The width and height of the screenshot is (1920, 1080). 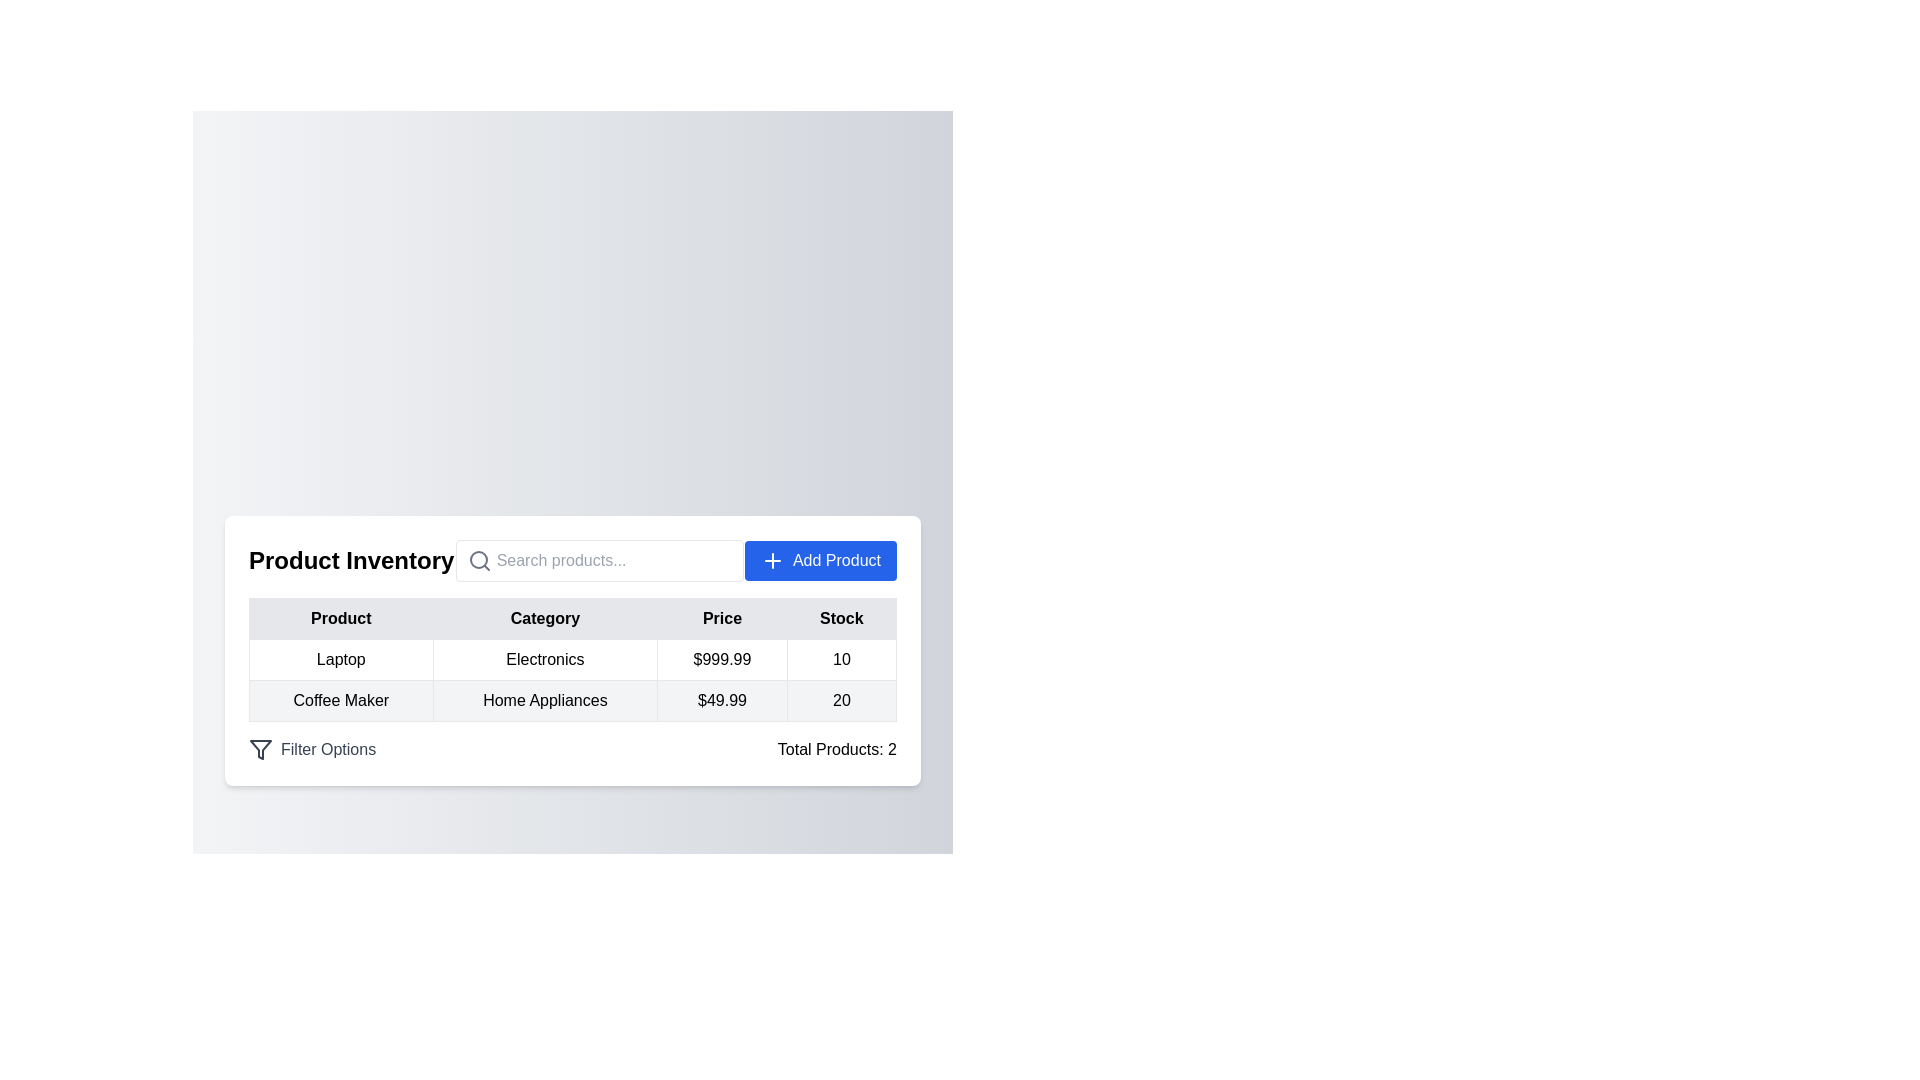 What do you see at coordinates (351, 560) in the screenshot?
I see `the 'Product Inventory' textual header element, which is displayed in bold and large font at the top left section of a card-like structure, above a search bar and next to an 'Add Product' button` at bounding box center [351, 560].